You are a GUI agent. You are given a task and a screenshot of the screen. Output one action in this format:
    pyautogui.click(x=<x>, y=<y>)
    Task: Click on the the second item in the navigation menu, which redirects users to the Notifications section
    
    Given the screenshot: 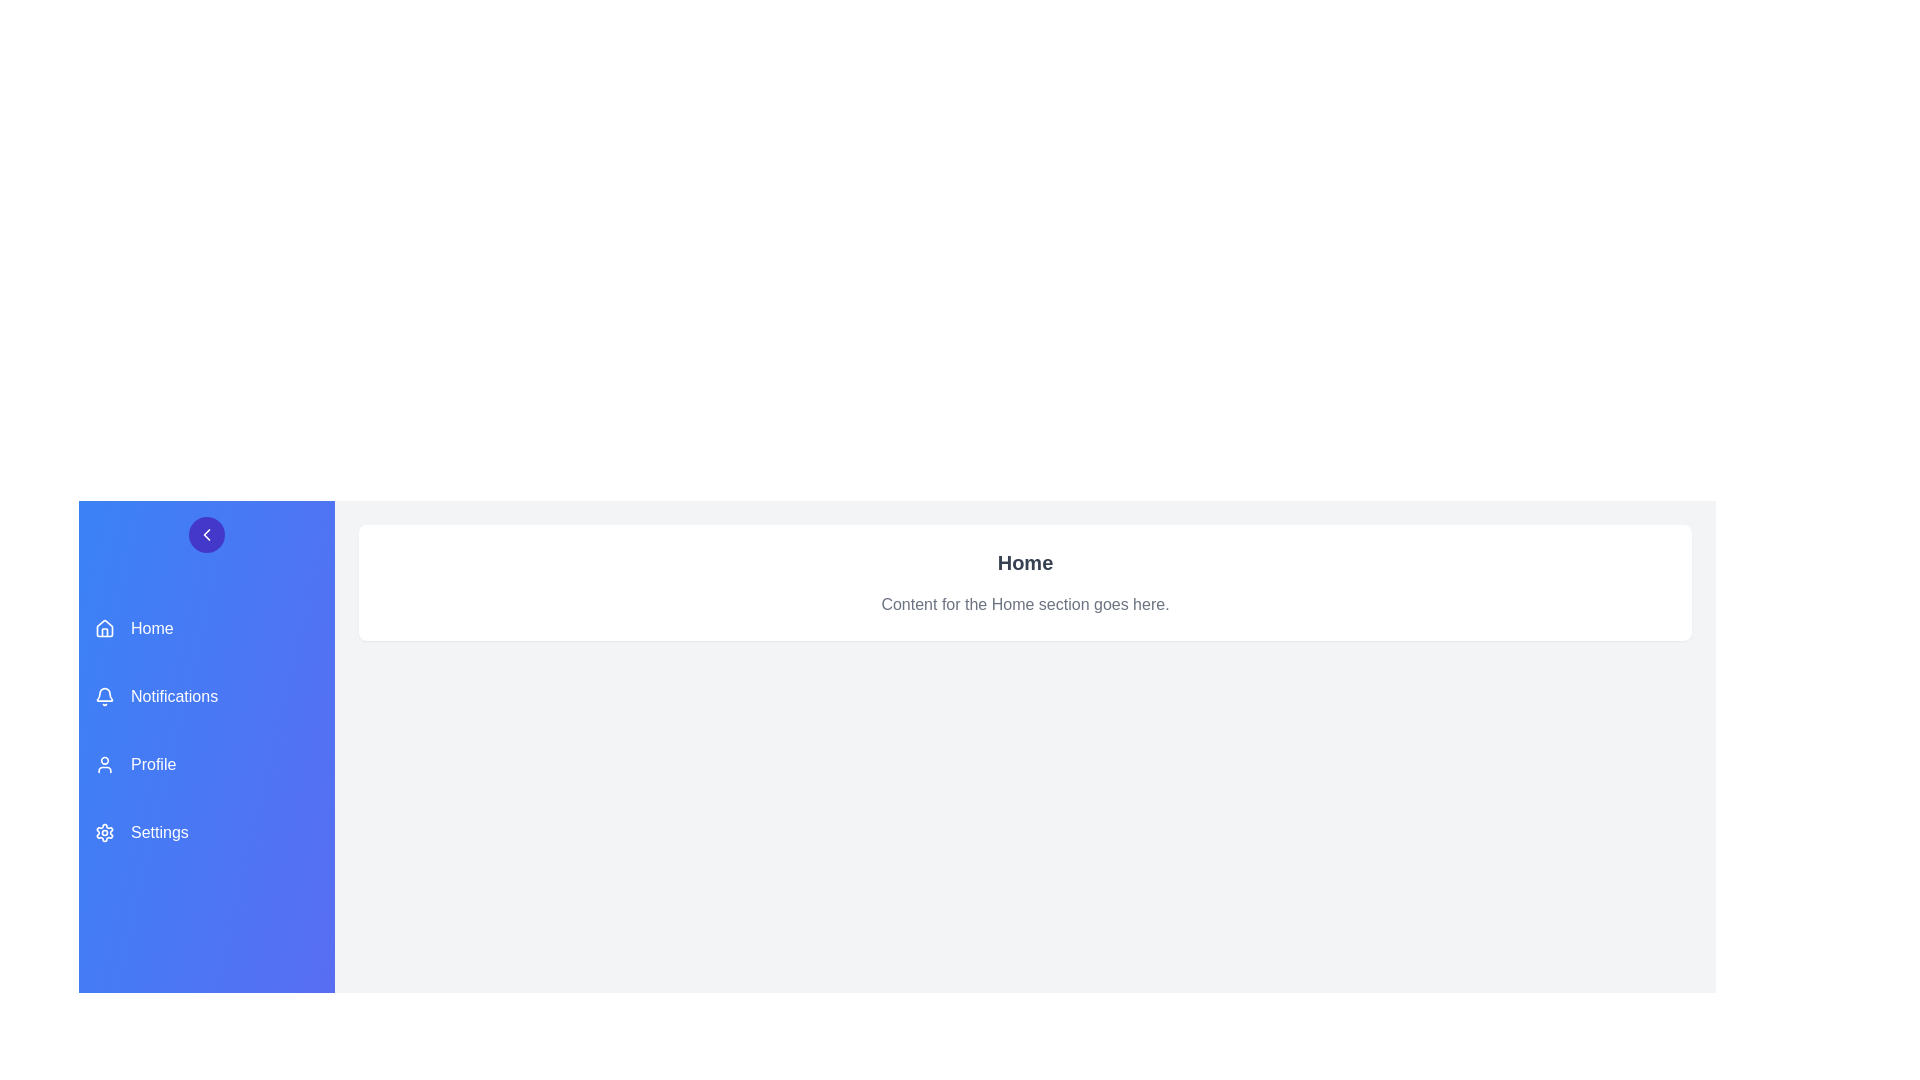 What is the action you would take?
    pyautogui.click(x=206, y=696)
    